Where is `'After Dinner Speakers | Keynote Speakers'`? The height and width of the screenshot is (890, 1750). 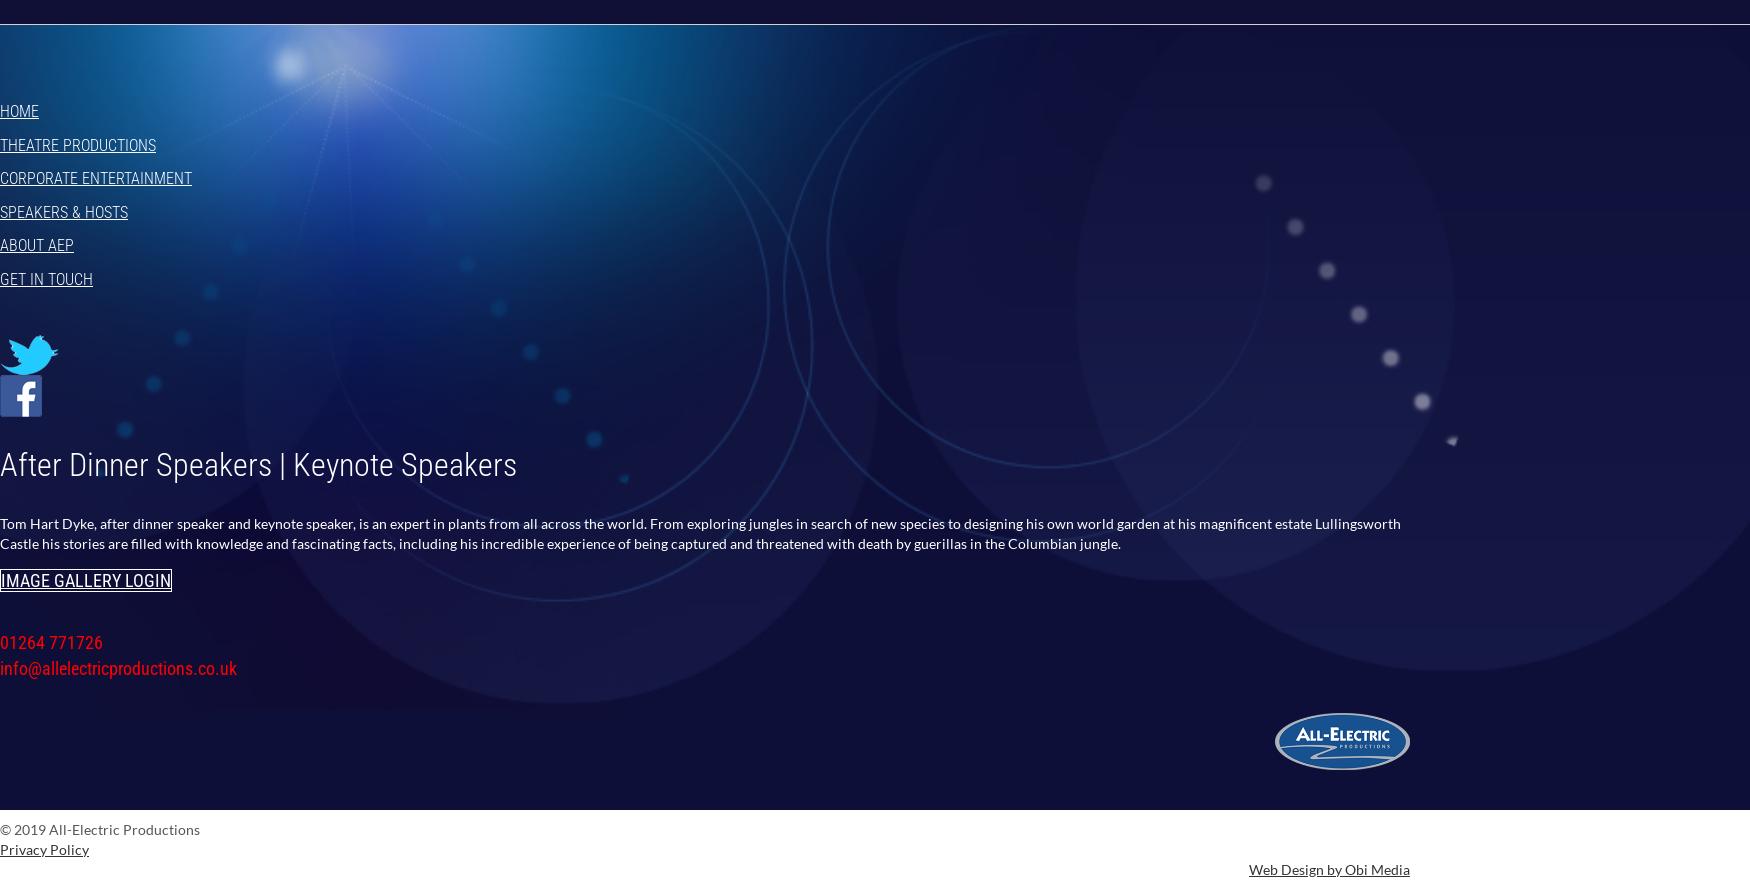
'After Dinner Speakers | Keynote Speakers' is located at coordinates (257, 465).